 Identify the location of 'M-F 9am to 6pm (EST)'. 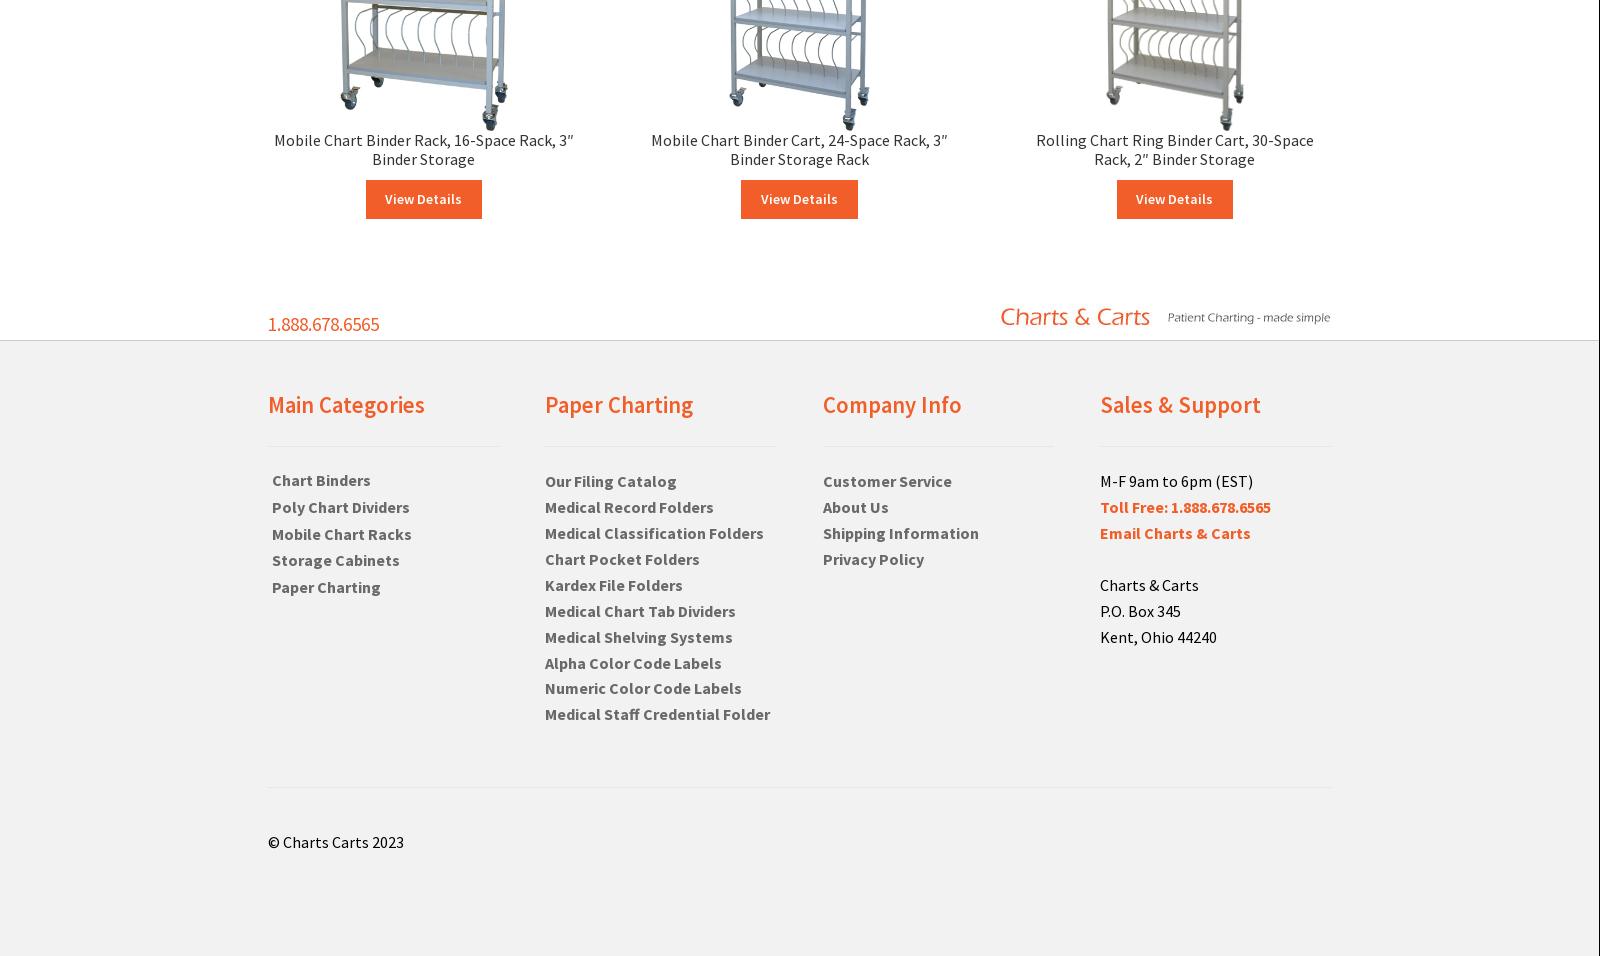
(1100, 479).